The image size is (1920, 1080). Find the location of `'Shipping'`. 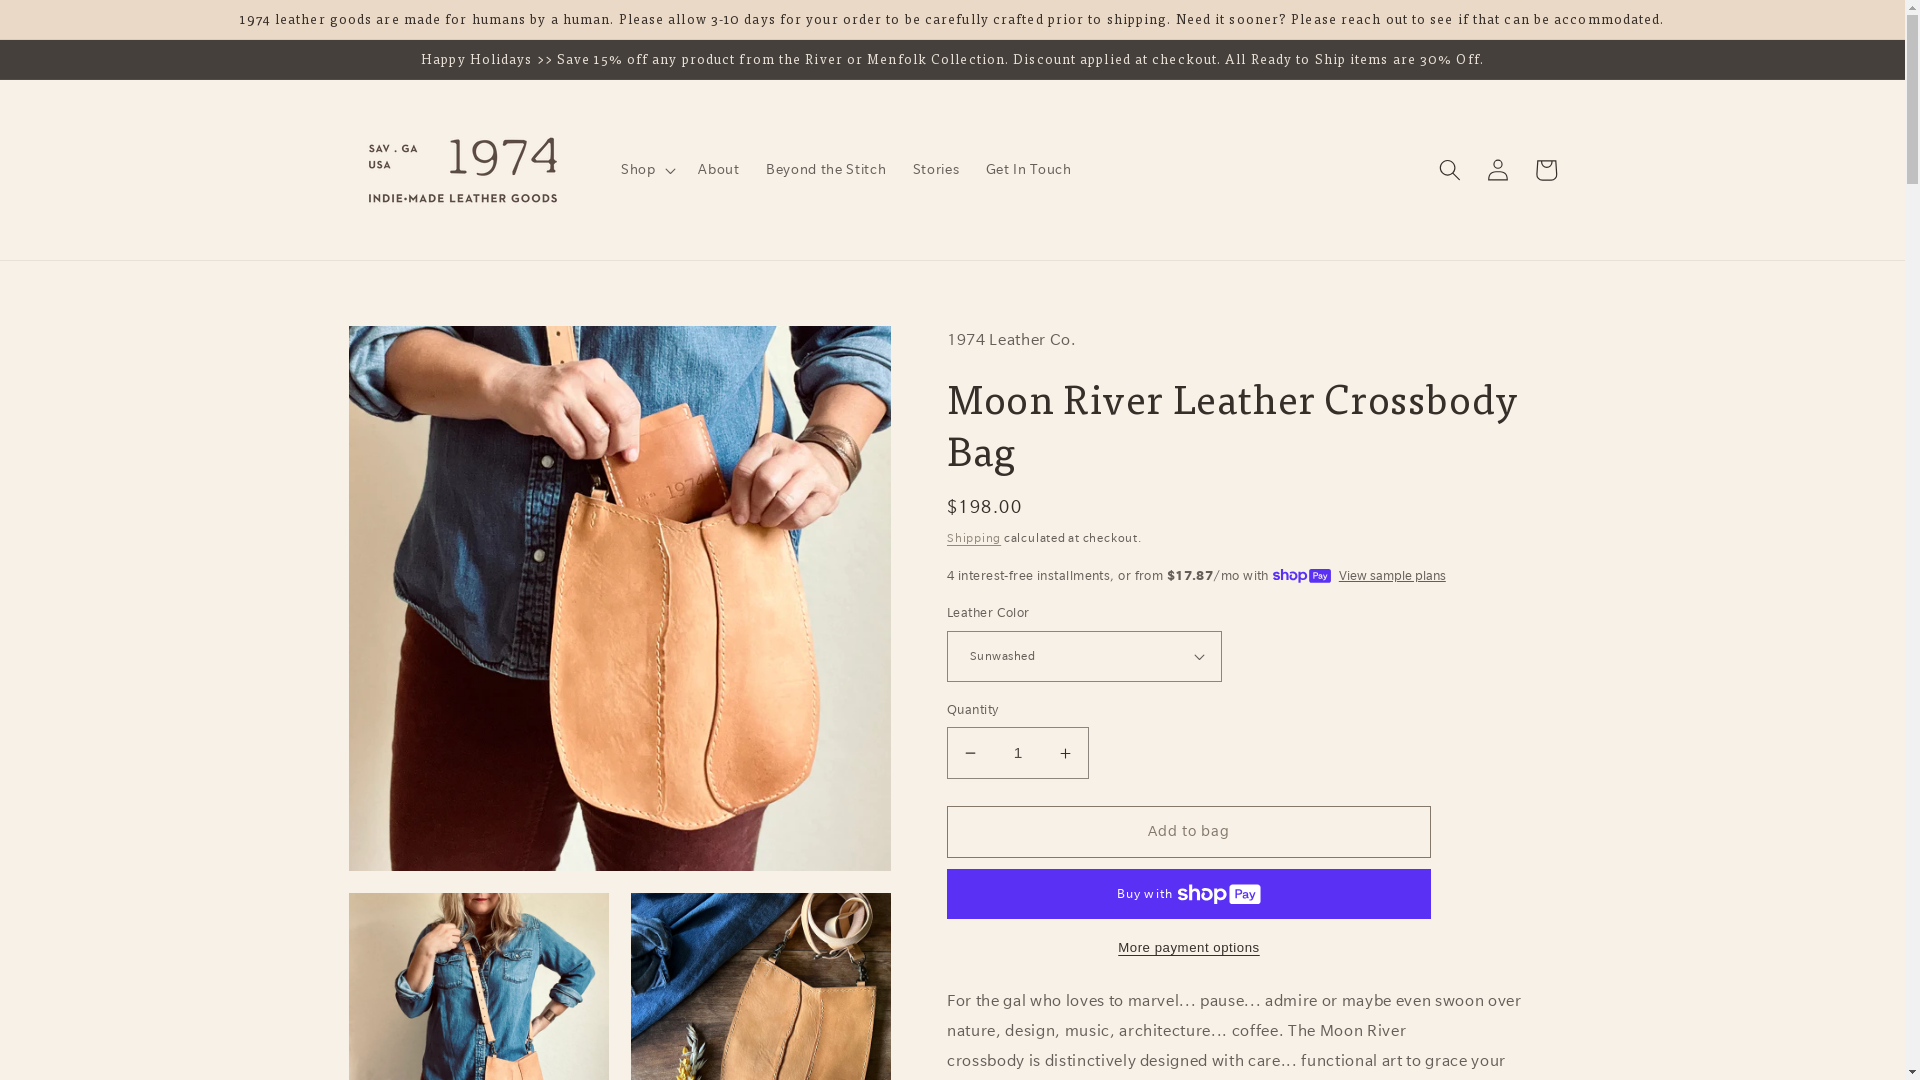

'Shipping' is located at coordinates (974, 536).